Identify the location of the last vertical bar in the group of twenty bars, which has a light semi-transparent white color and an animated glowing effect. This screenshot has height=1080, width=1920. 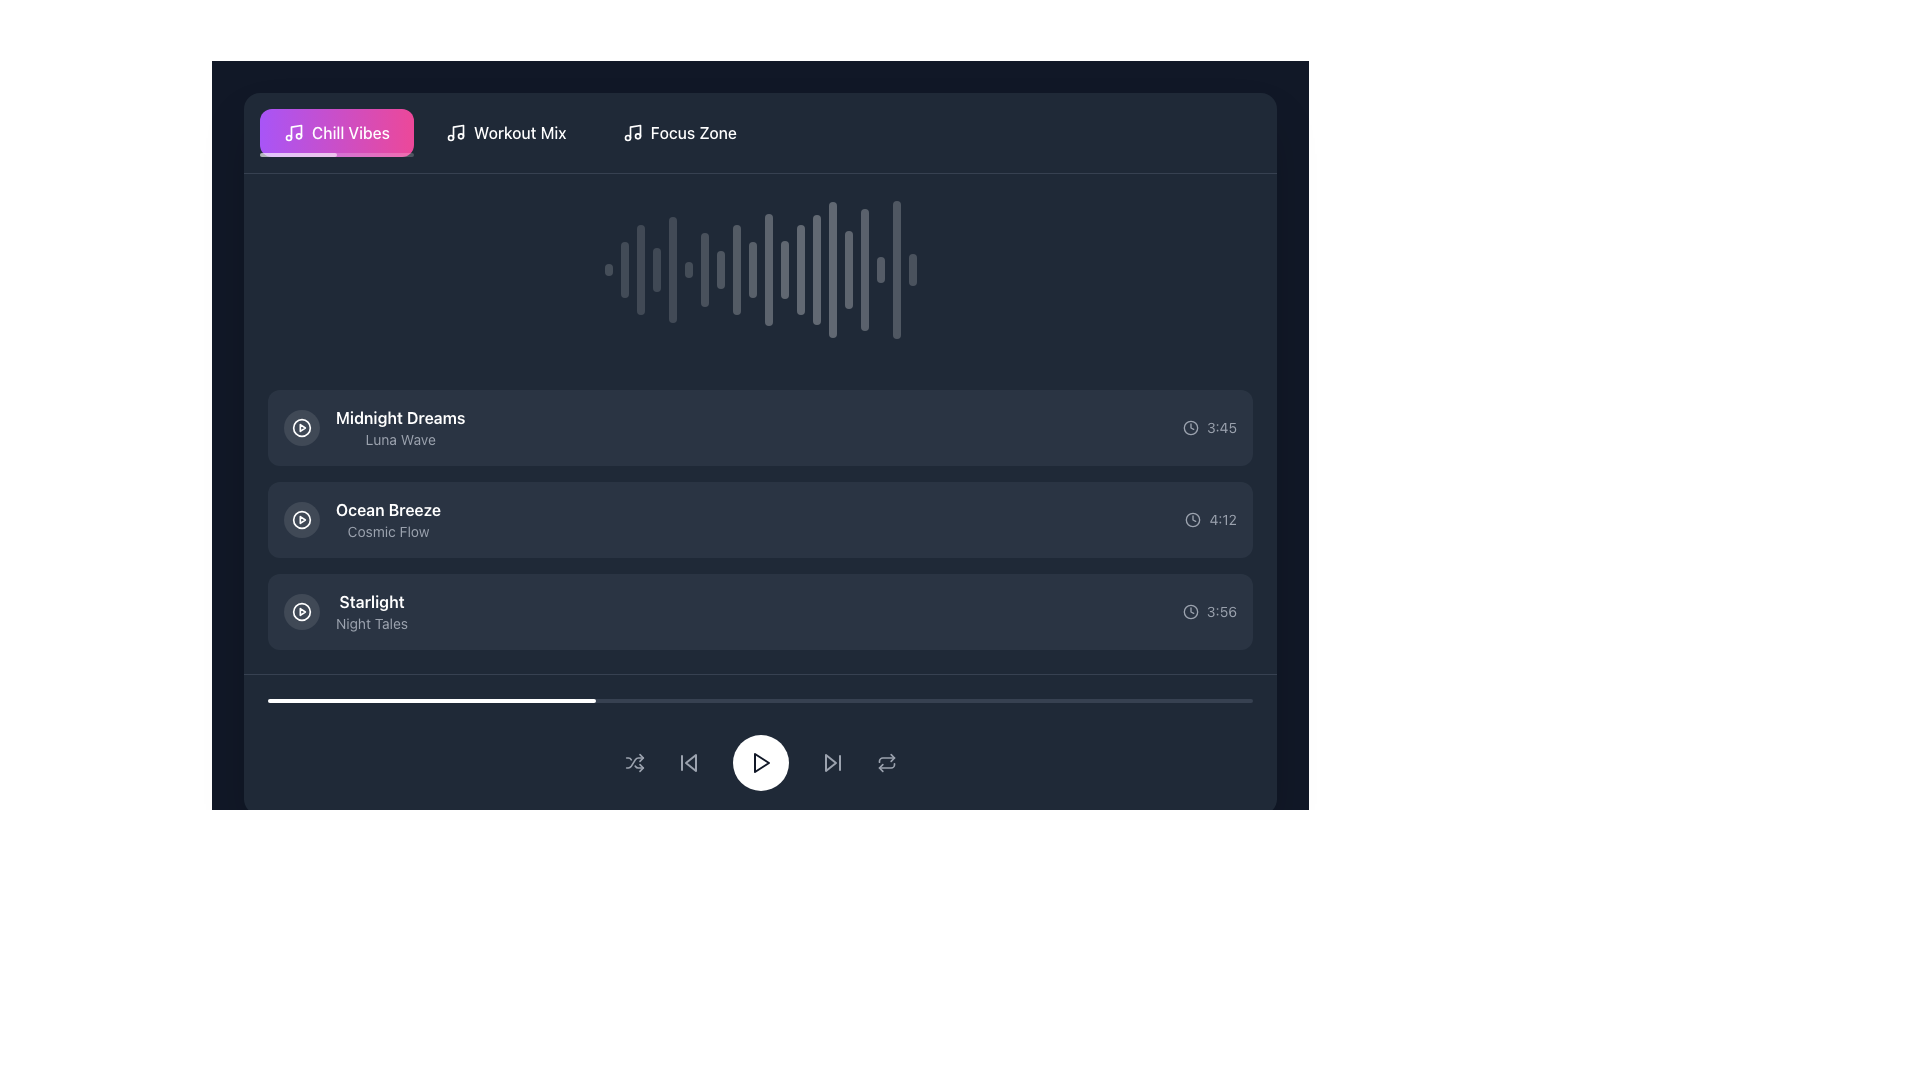
(911, 270).